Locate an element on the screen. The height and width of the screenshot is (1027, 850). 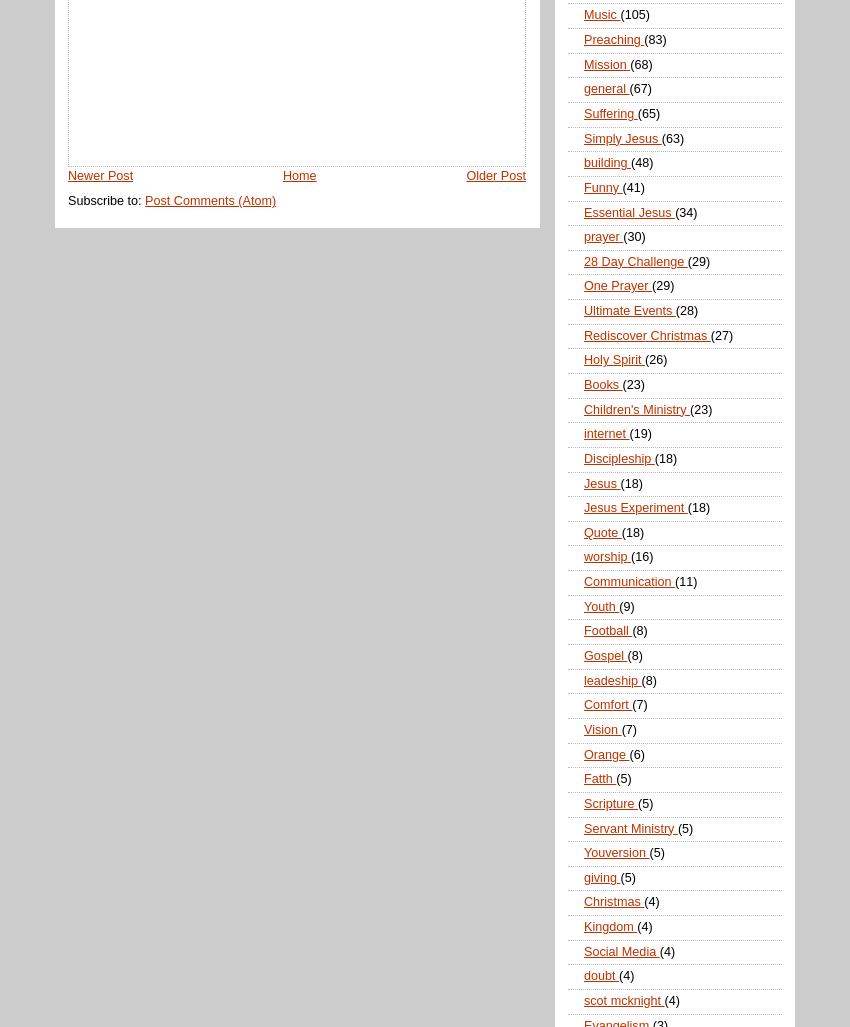
'One Prayer' is located at coordinates (616, 285).